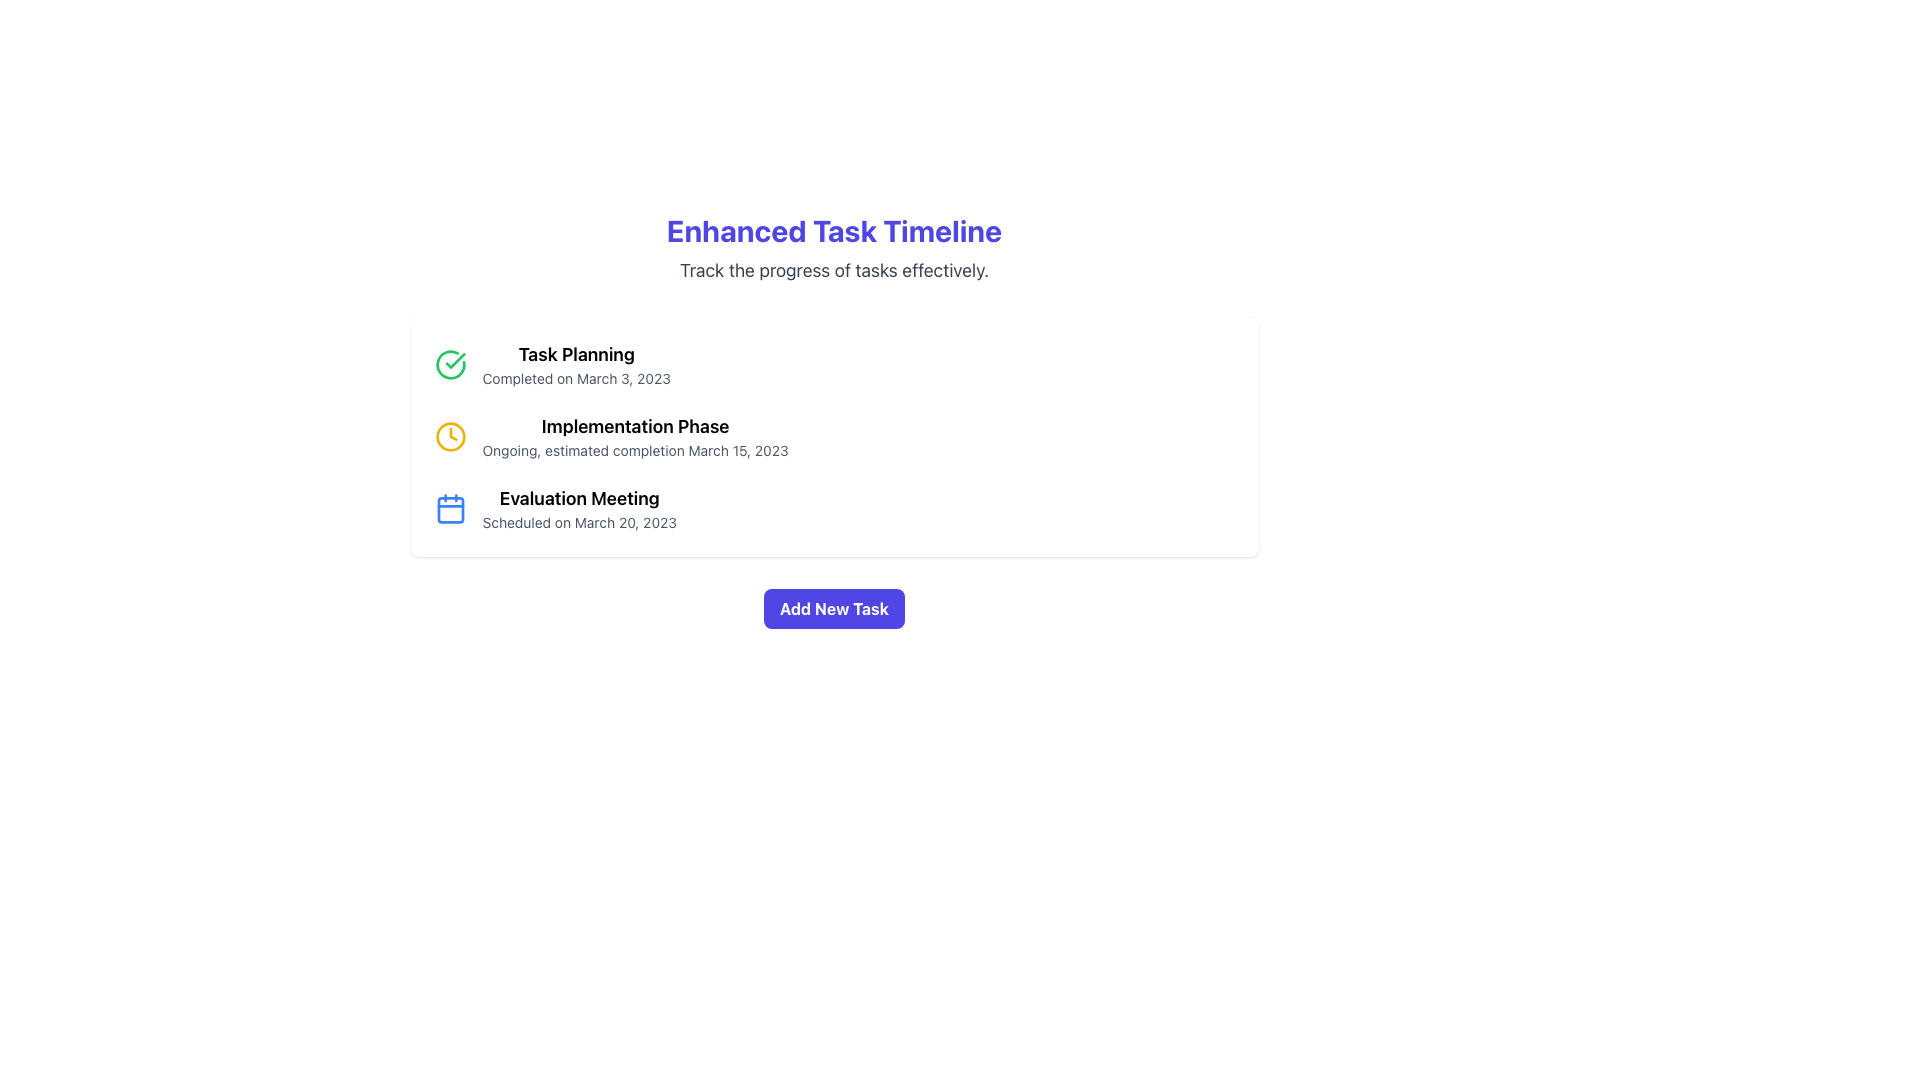 The height and width of the screenshot is (1080, 1920). What do you see at coordinates (449, 435) in the screenshot?
I see `the SVG circle component of the clock icon indicating the ongoing status for the second task item labeled 'Implementation Phase'` at bounding box center [449, 435].